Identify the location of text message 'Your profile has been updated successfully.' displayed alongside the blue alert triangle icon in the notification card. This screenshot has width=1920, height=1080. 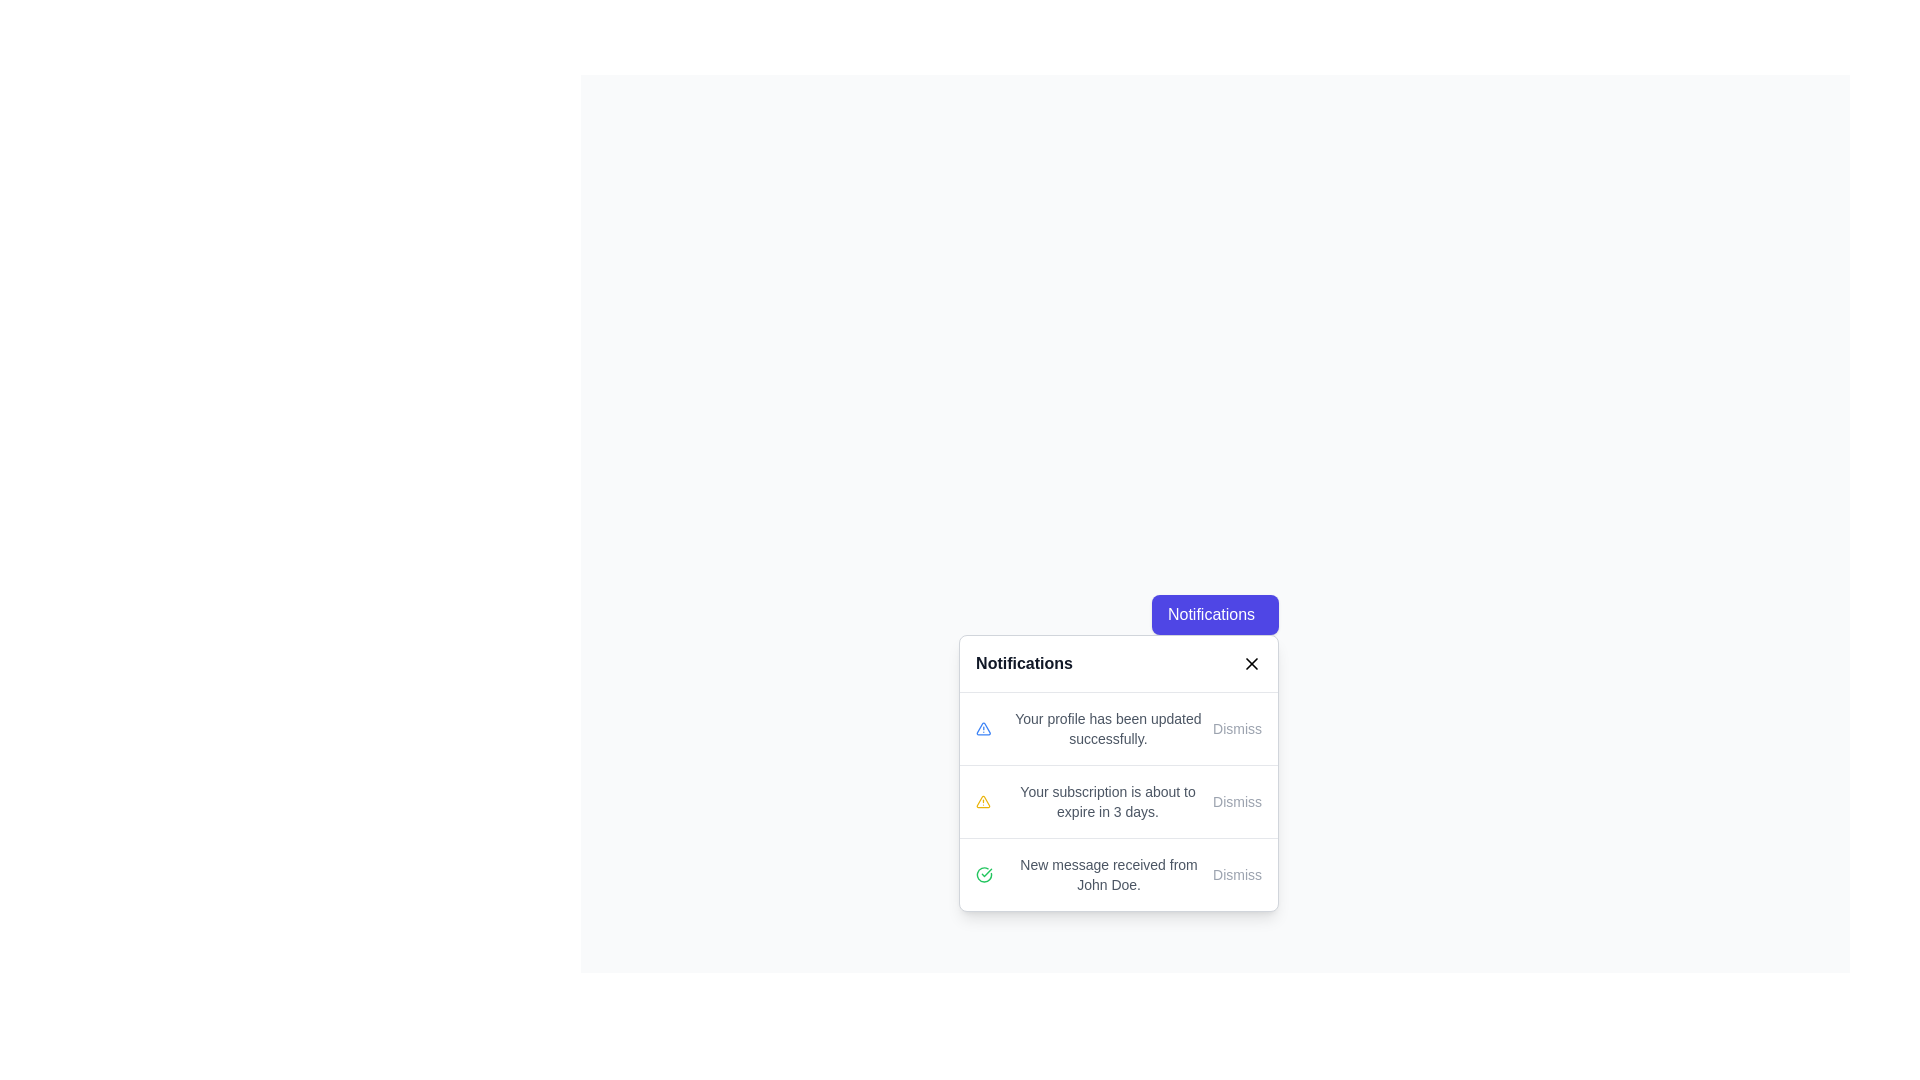
(1093, 729).